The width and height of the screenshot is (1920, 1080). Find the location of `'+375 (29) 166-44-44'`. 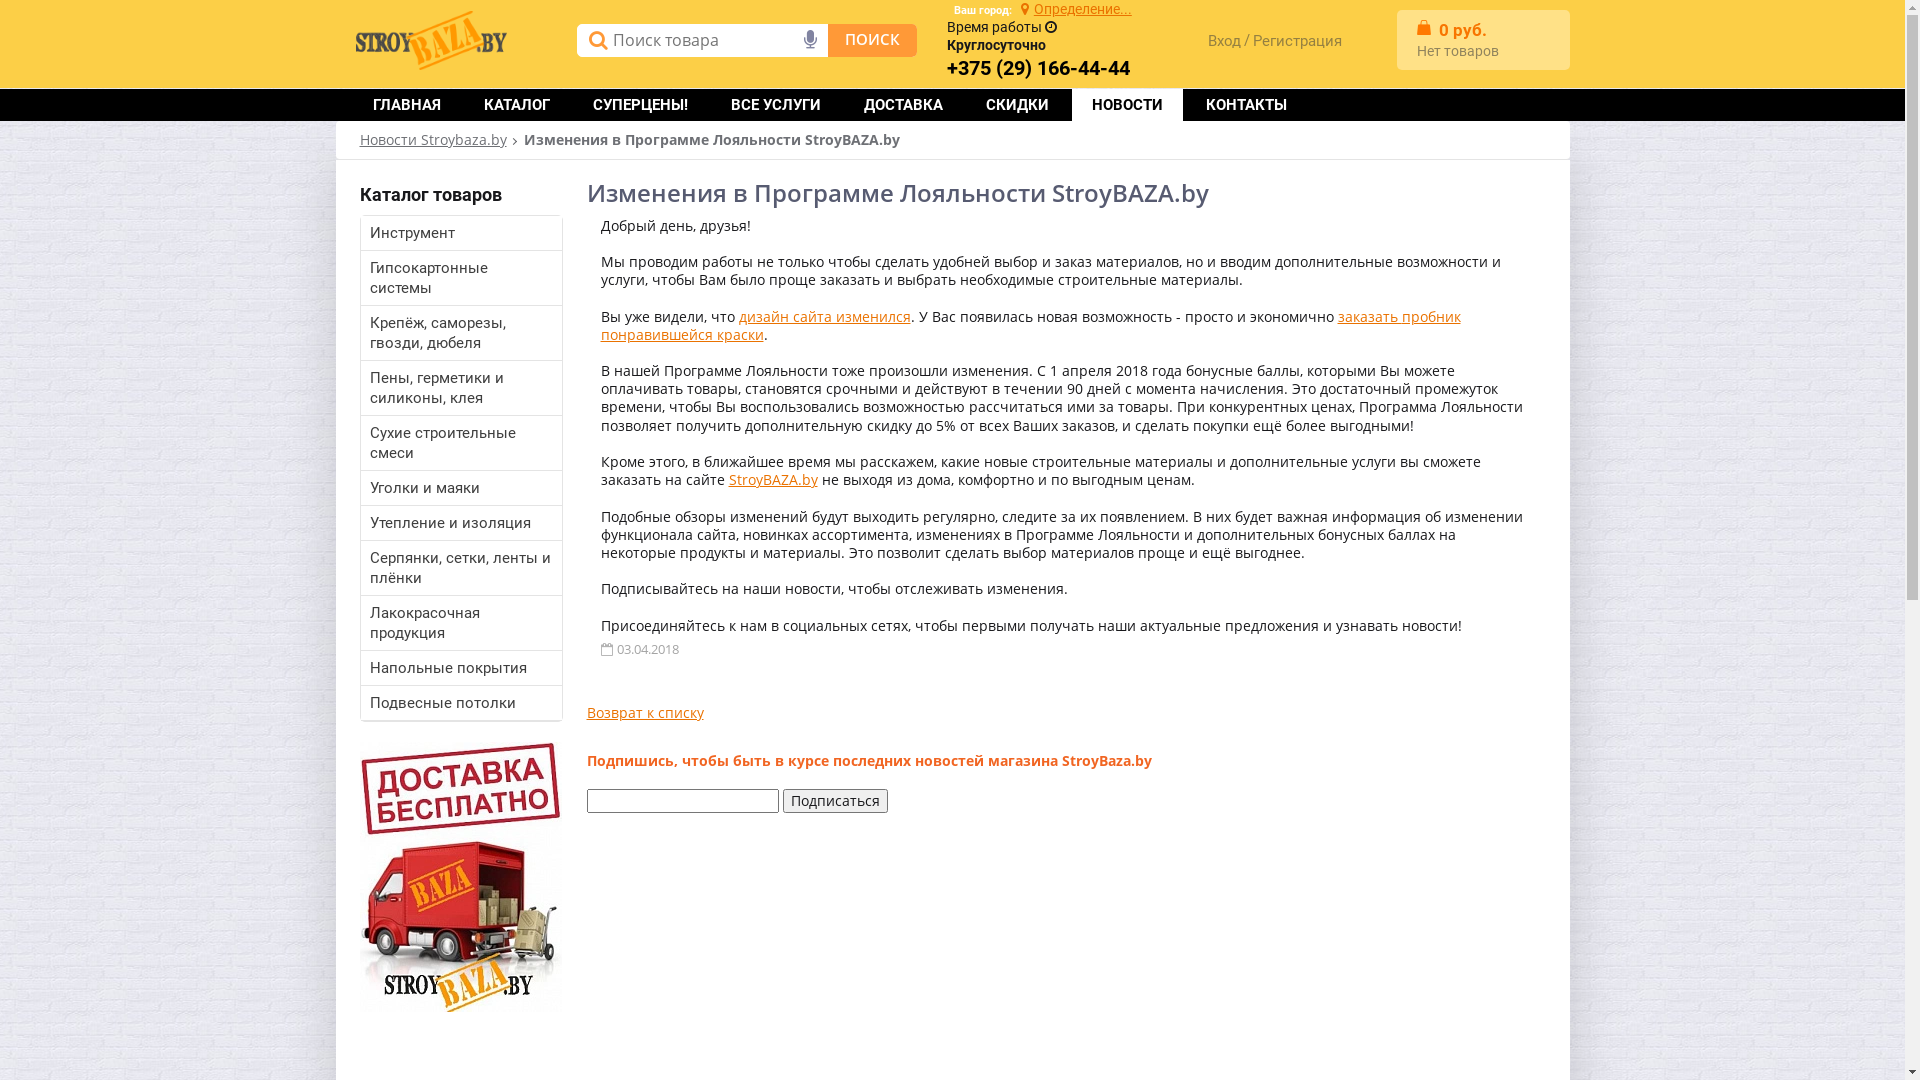

'+375 (29) 166-44-44' is located at coordinates (1038, 68).